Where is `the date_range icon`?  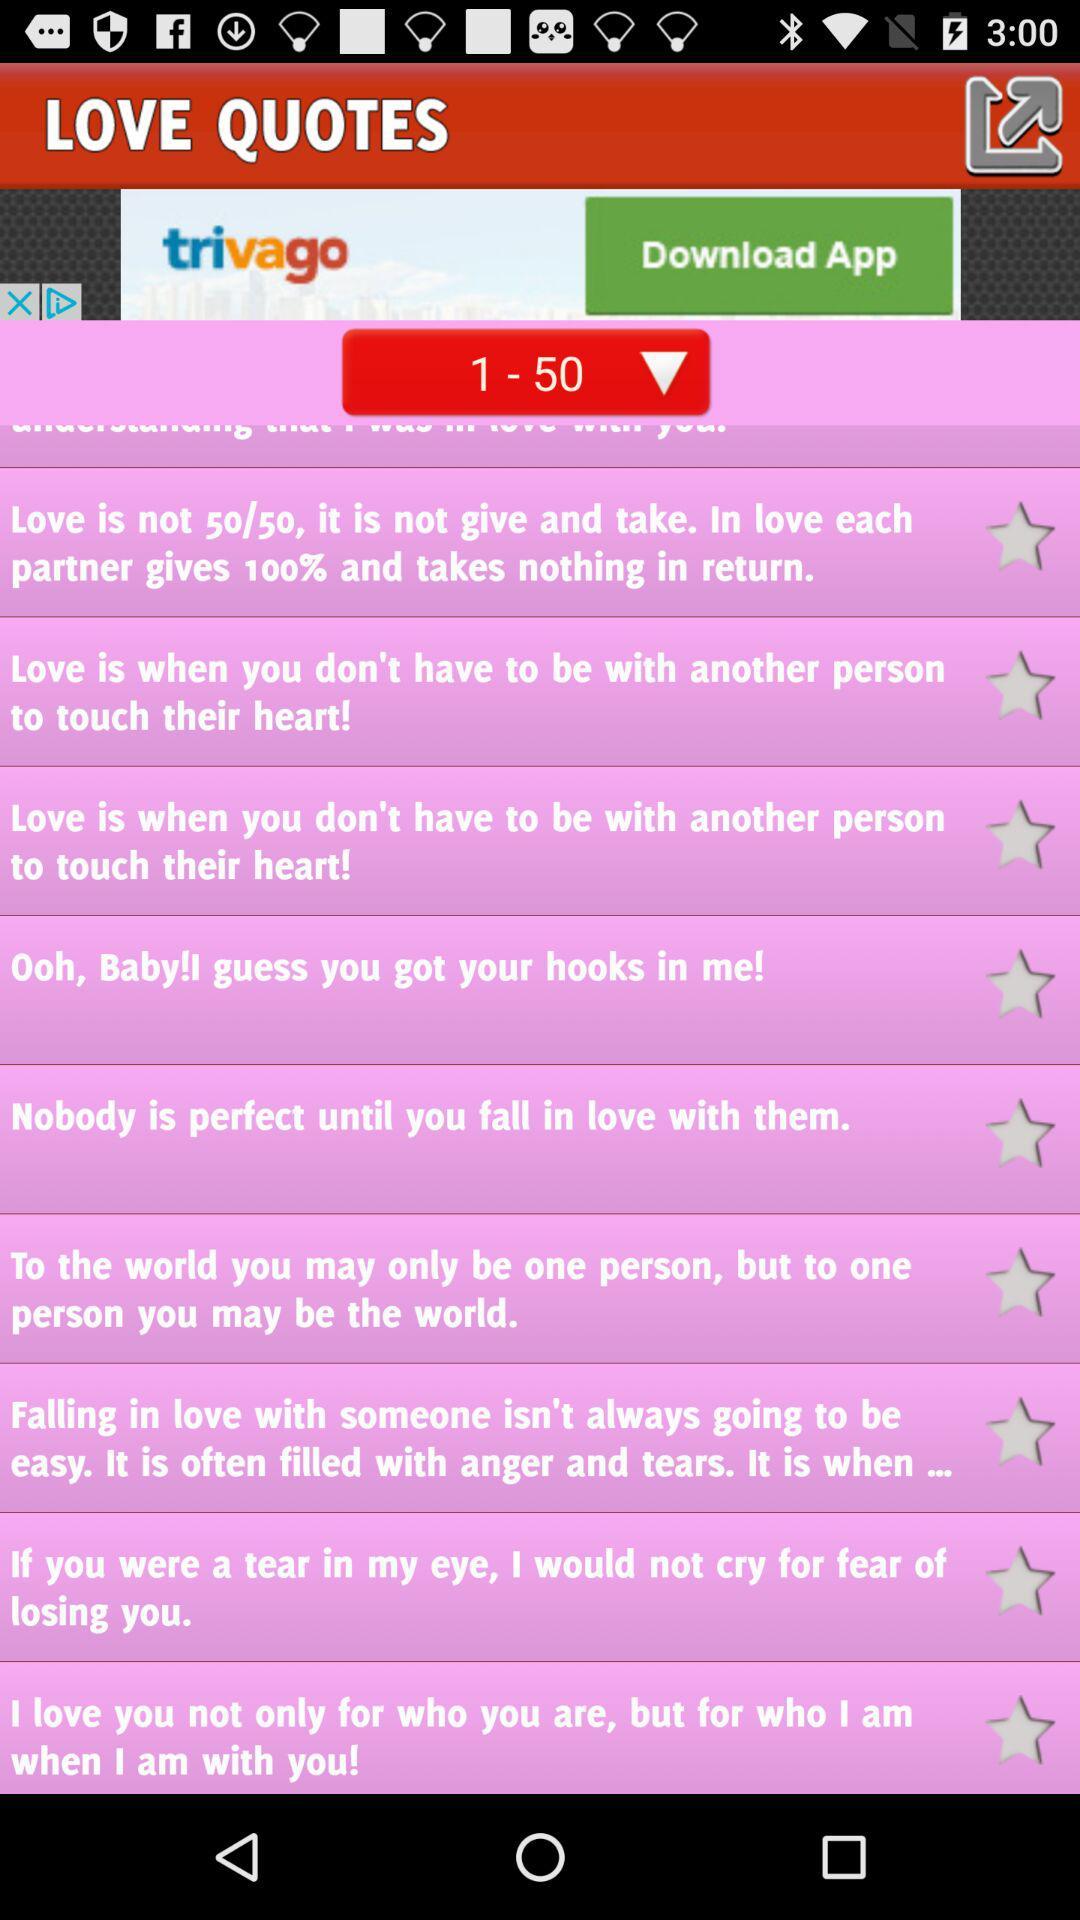
the date_range icon is located at coordinates (248, 133).